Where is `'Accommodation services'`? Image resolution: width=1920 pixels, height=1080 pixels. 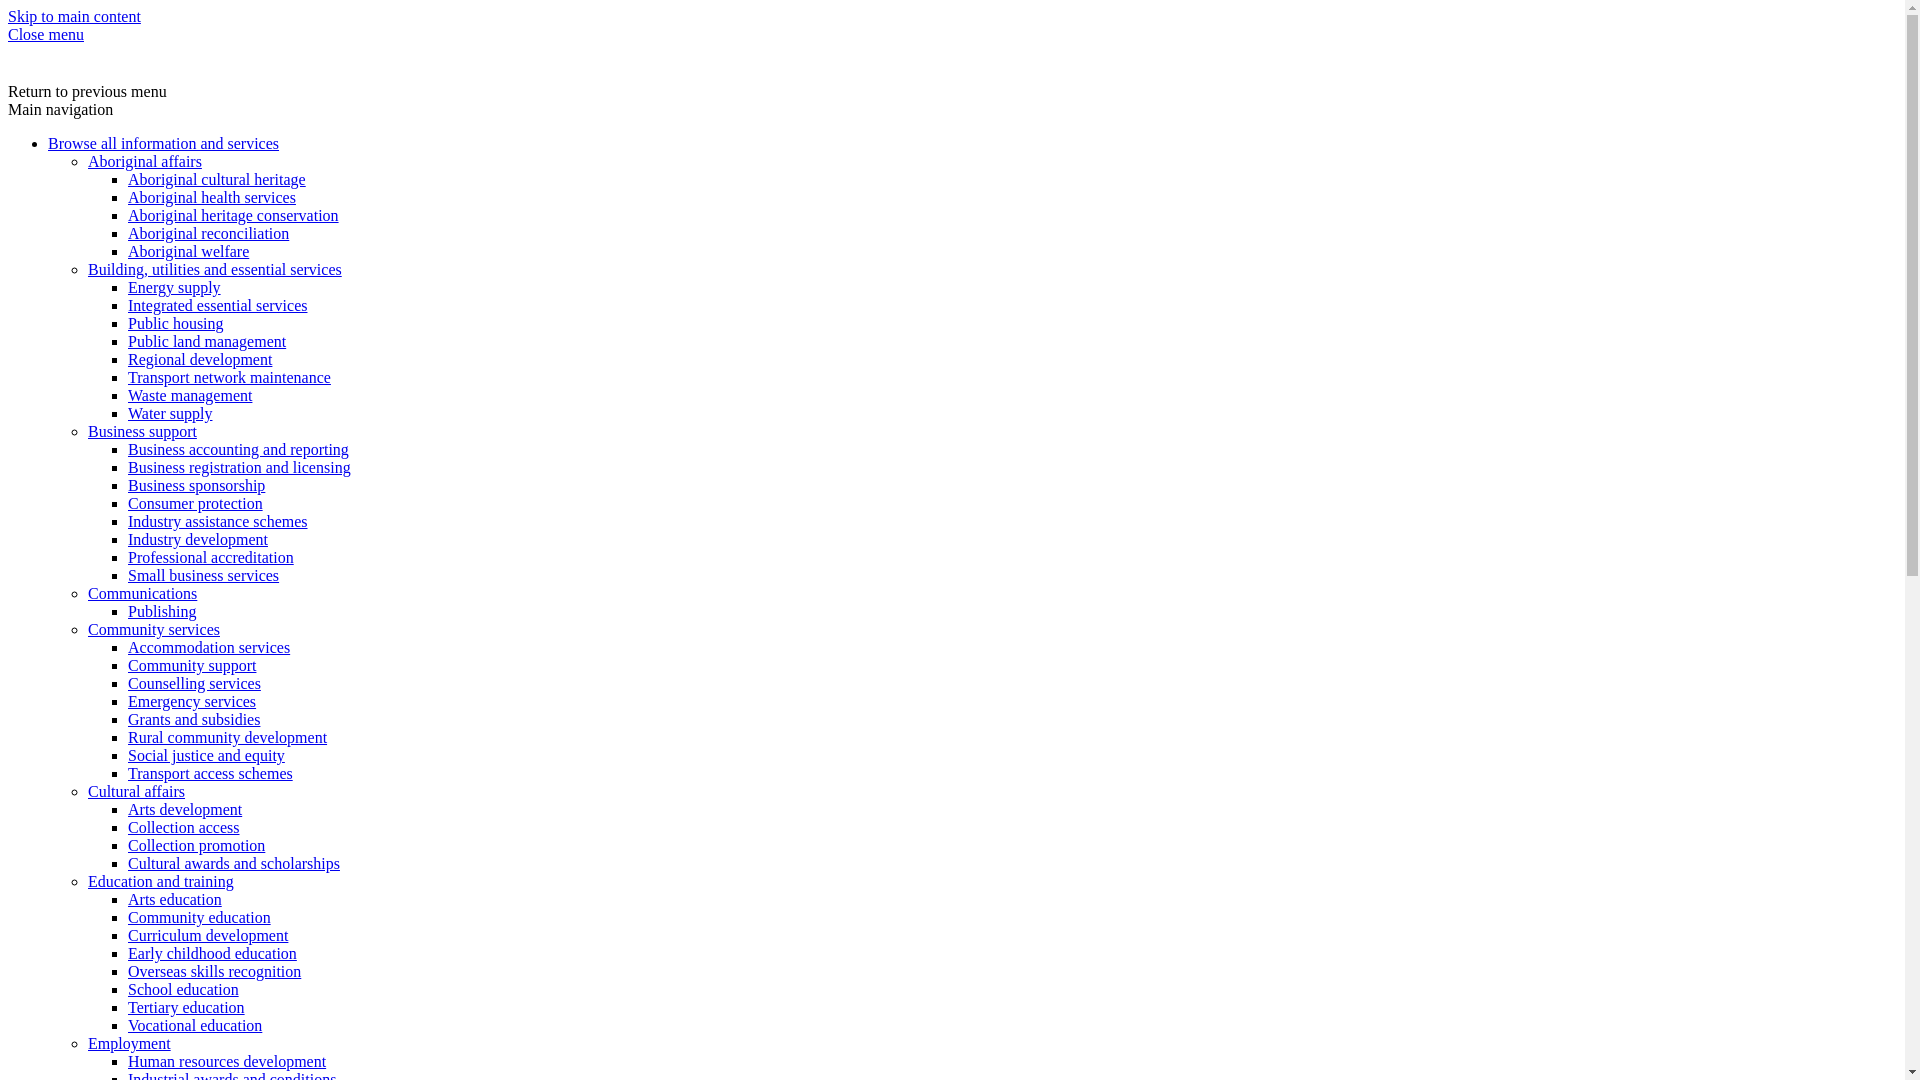
'Accommodation services' is located at coordinates (127, 647).